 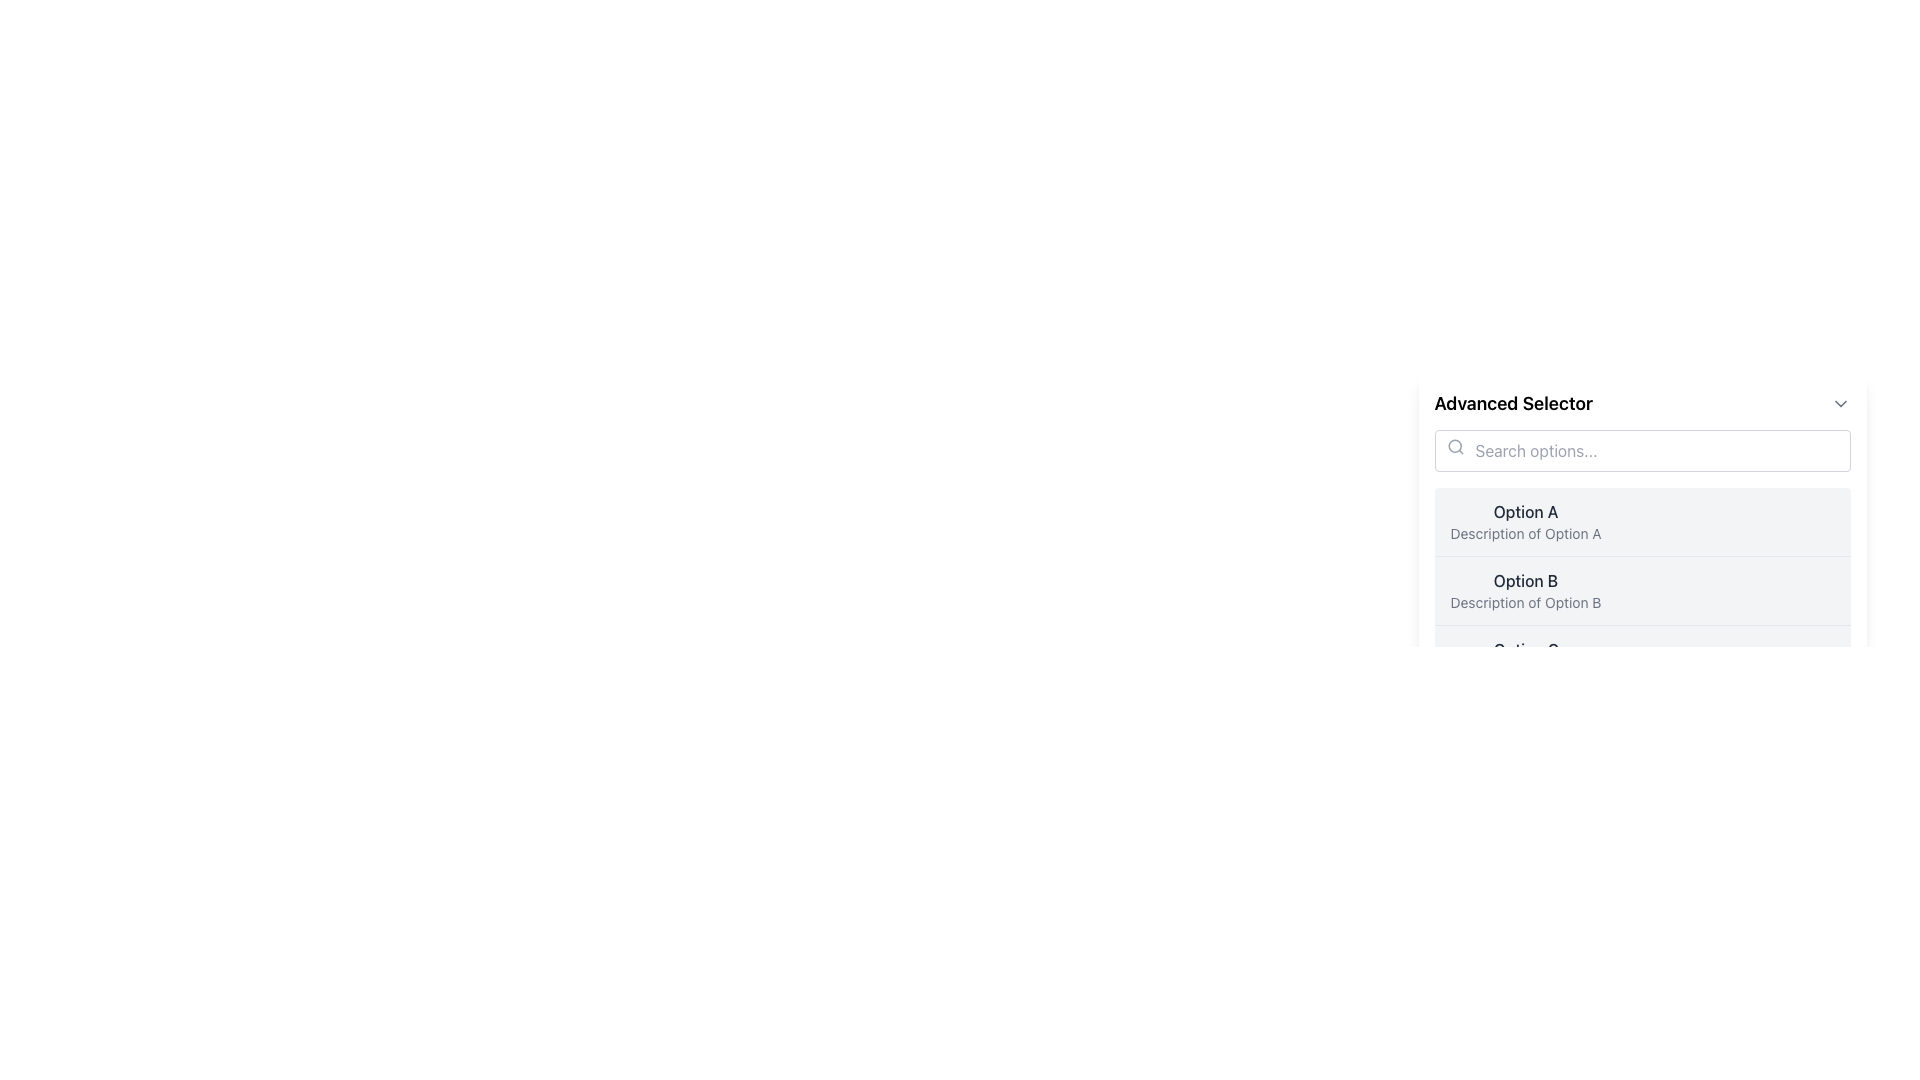 I want to click on the search icon located at the top-left corner of the 'Search options...' input box, so click(x=1455, y=446).